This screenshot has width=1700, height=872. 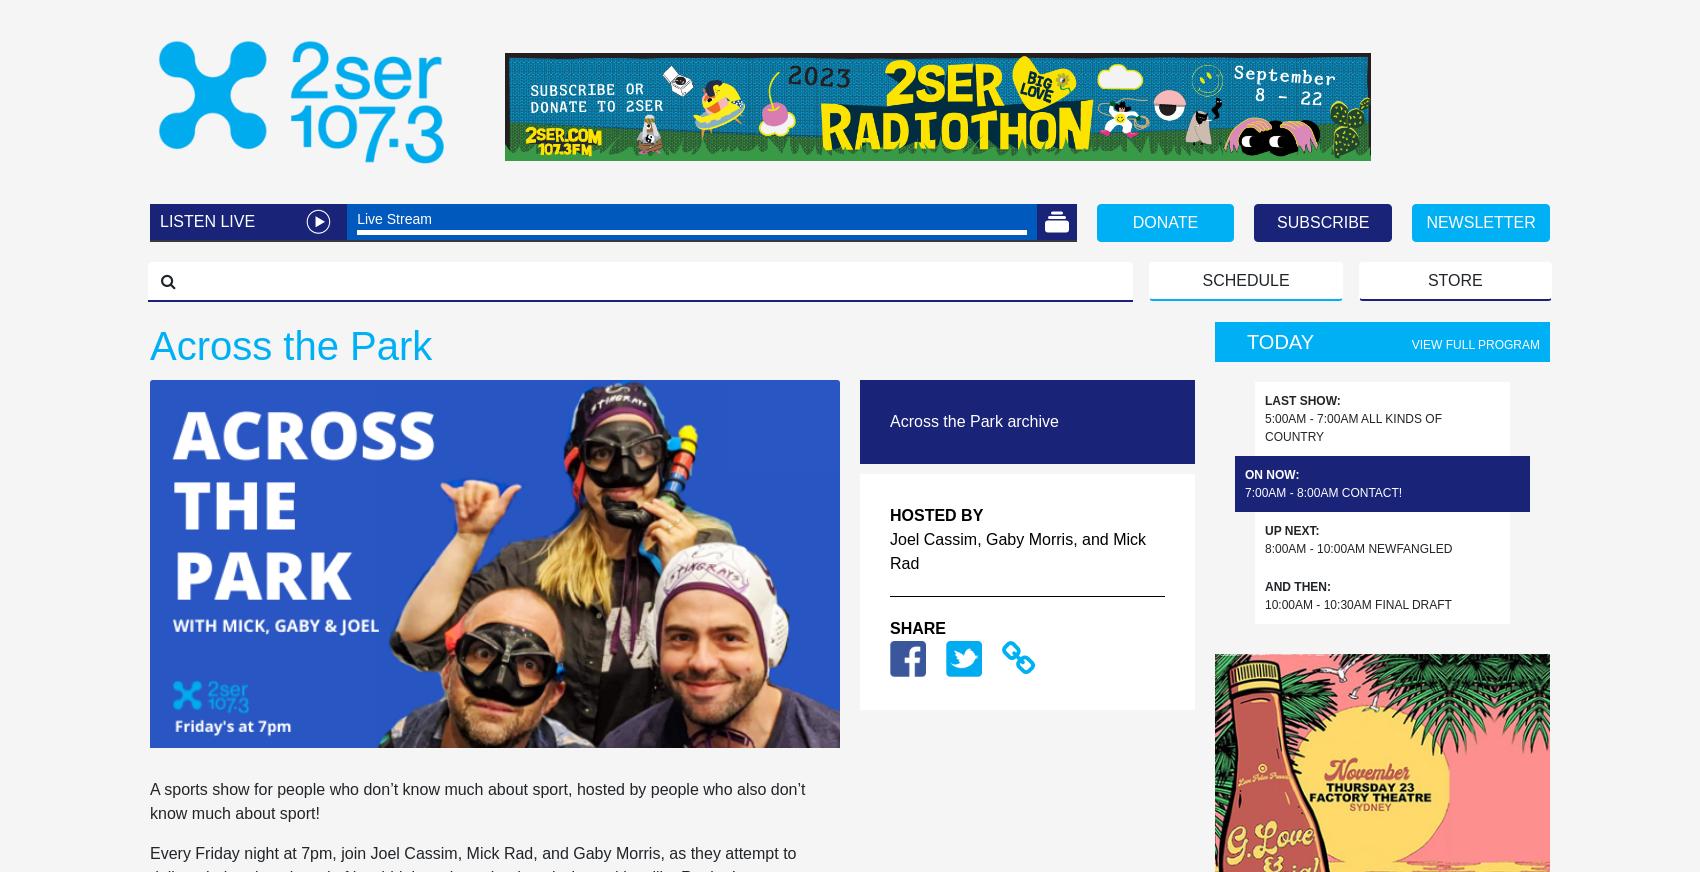 I want to click on 'View full program', so click(x=1474, y=344).